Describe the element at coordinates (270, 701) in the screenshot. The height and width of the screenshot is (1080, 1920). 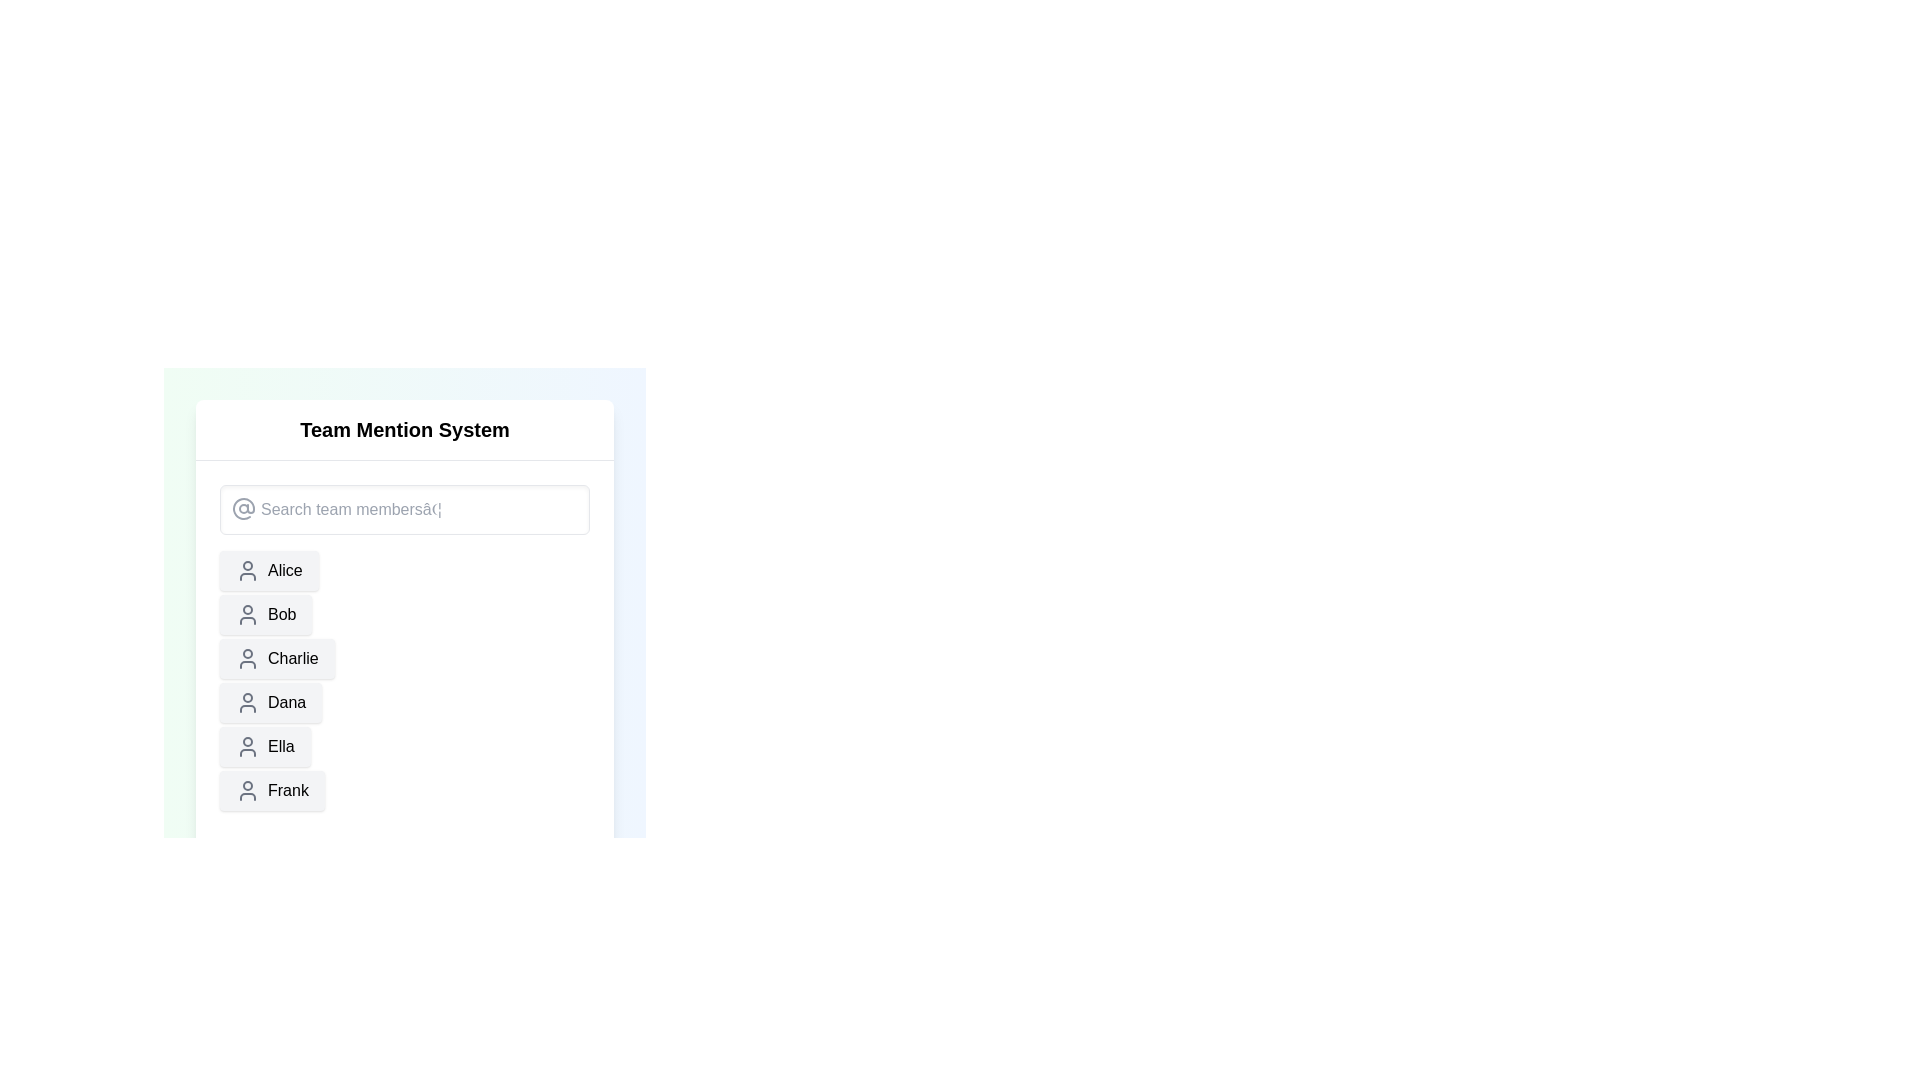
I see `the button labeled 'Dana' in the 'Team Mention System' interface` at that location.